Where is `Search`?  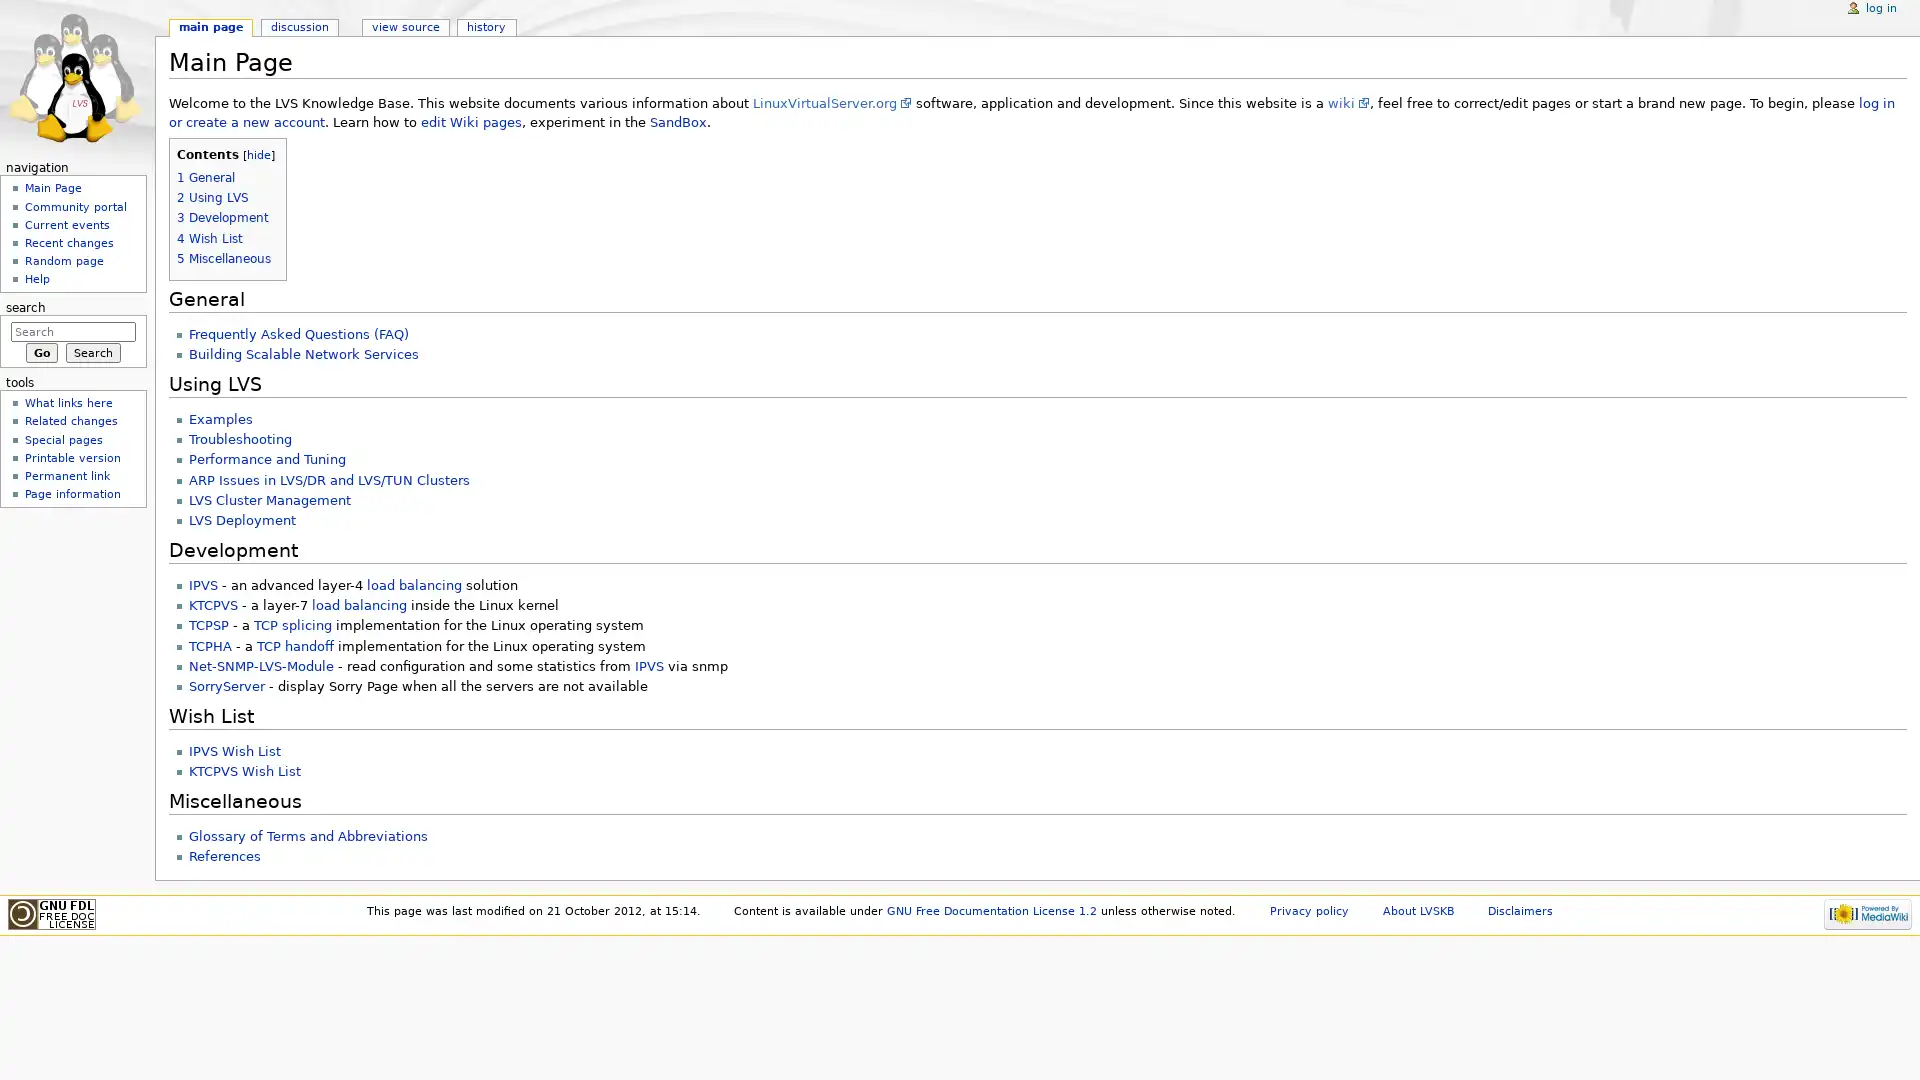
Search is located at coordinates (92, 350).